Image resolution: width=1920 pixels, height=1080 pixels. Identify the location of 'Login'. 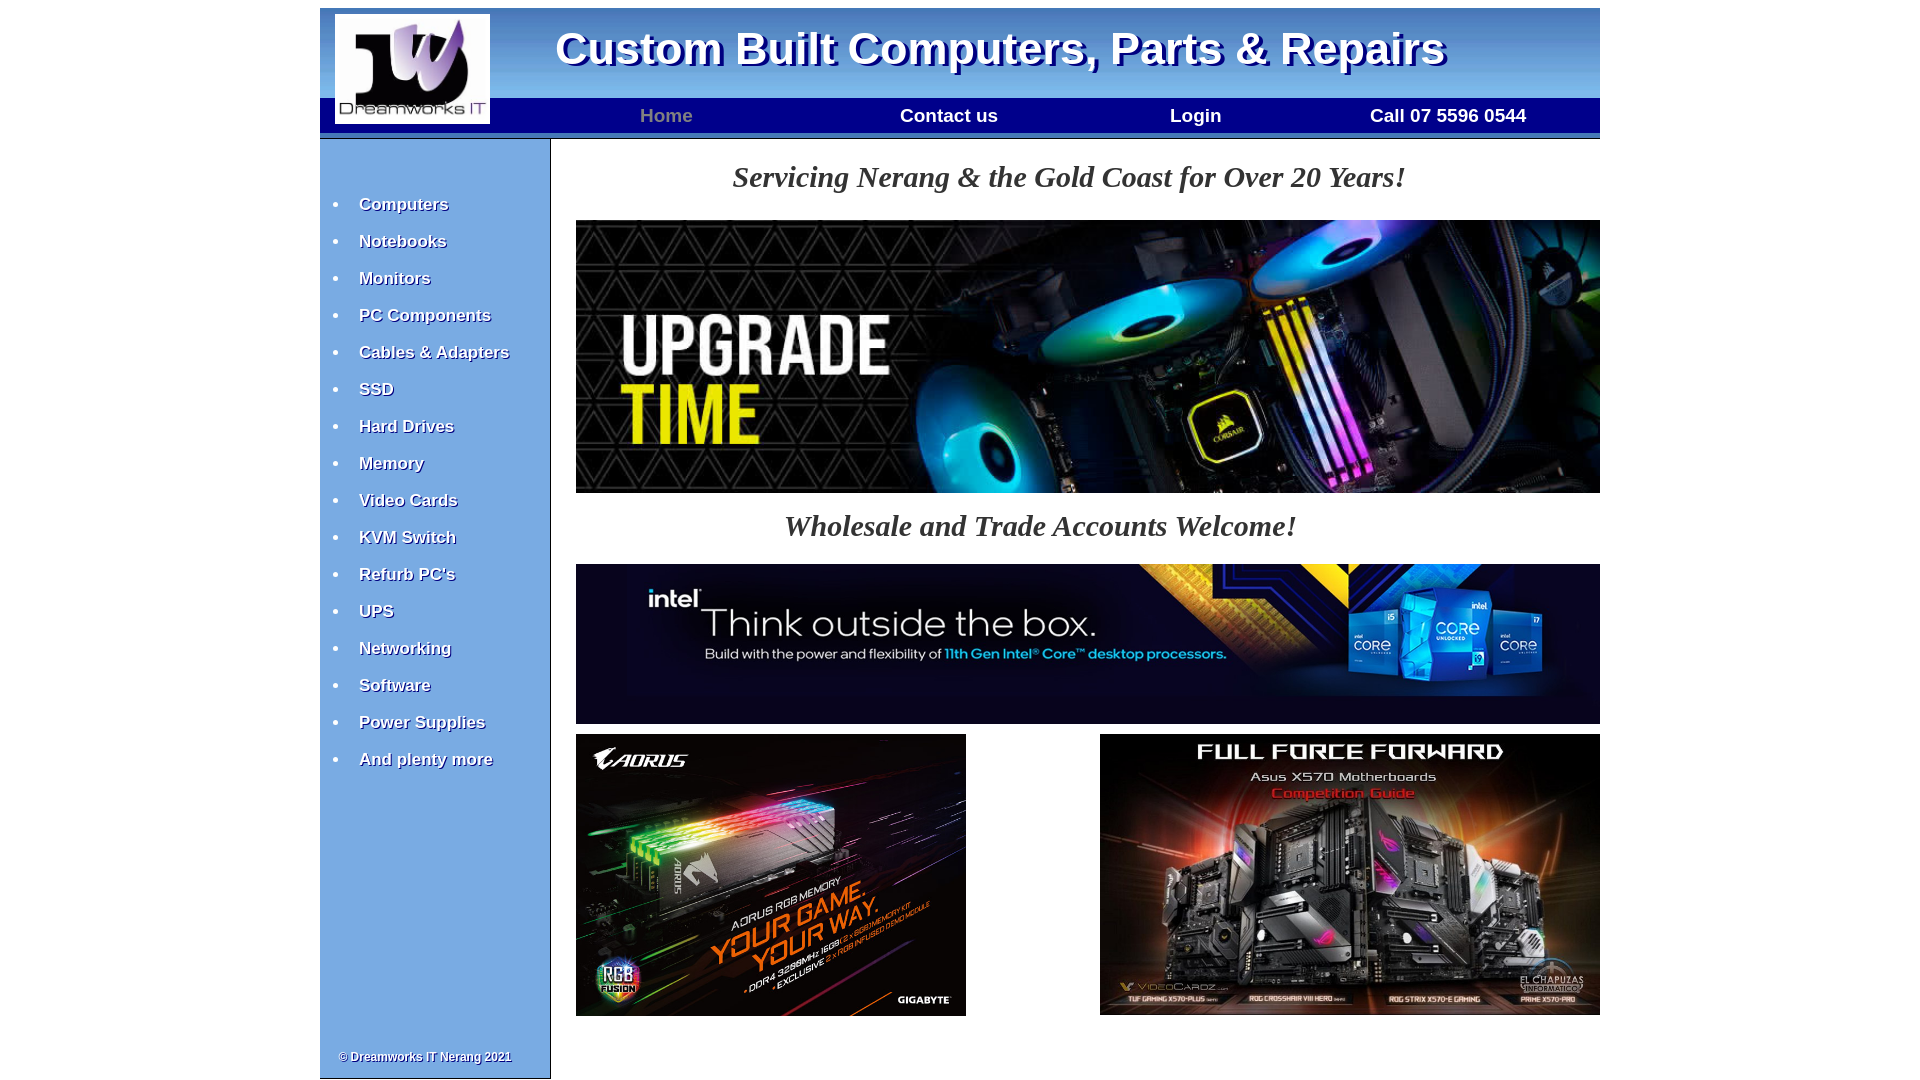
(1195, 115).